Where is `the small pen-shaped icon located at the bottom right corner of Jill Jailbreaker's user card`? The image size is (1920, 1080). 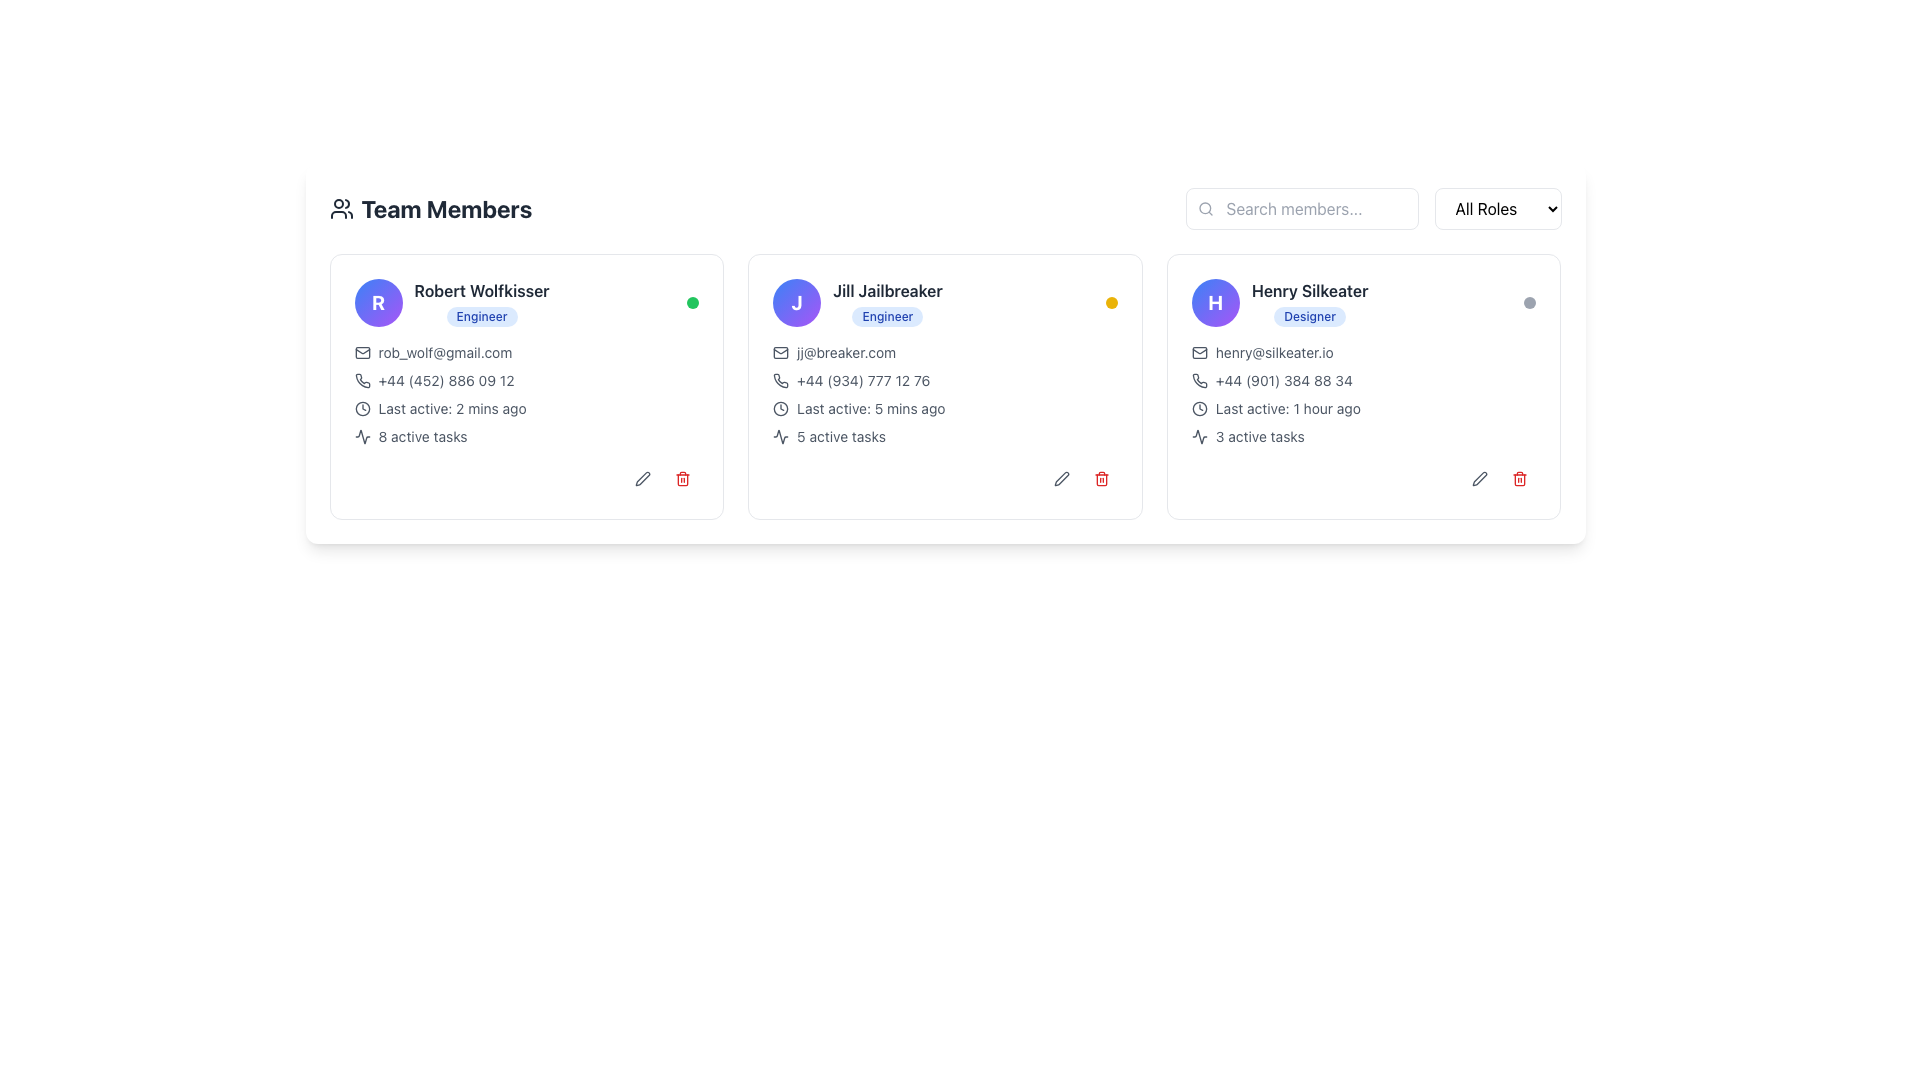
the small pen-shaped icon located at the bottom right corner of Jill Jailbreaker's user card is located at coordinates (1060, 478).